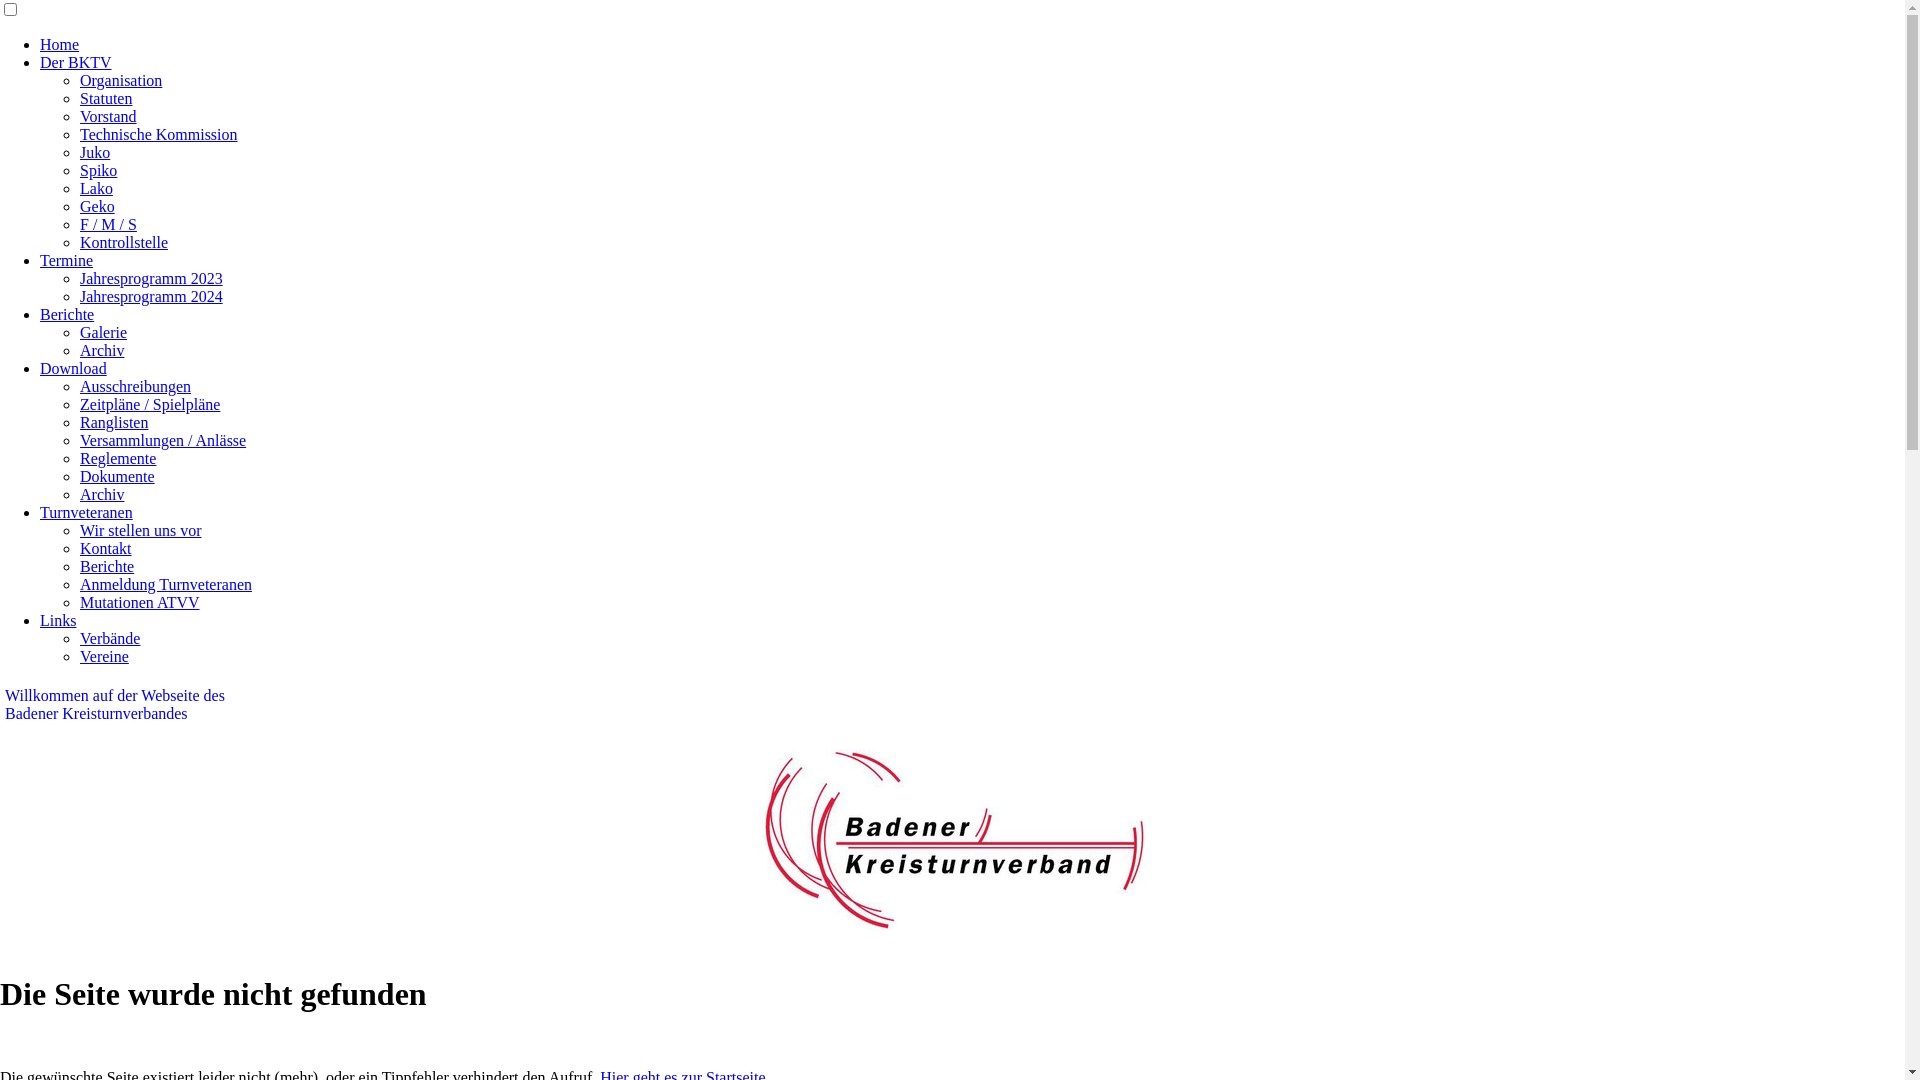 Image resolution: width=1920 pixels, height=1080 pixels. What do you see at coordinates (107, 116) in the screenshot?
I see `'Vorstand'` at bounding box center [107, 116].